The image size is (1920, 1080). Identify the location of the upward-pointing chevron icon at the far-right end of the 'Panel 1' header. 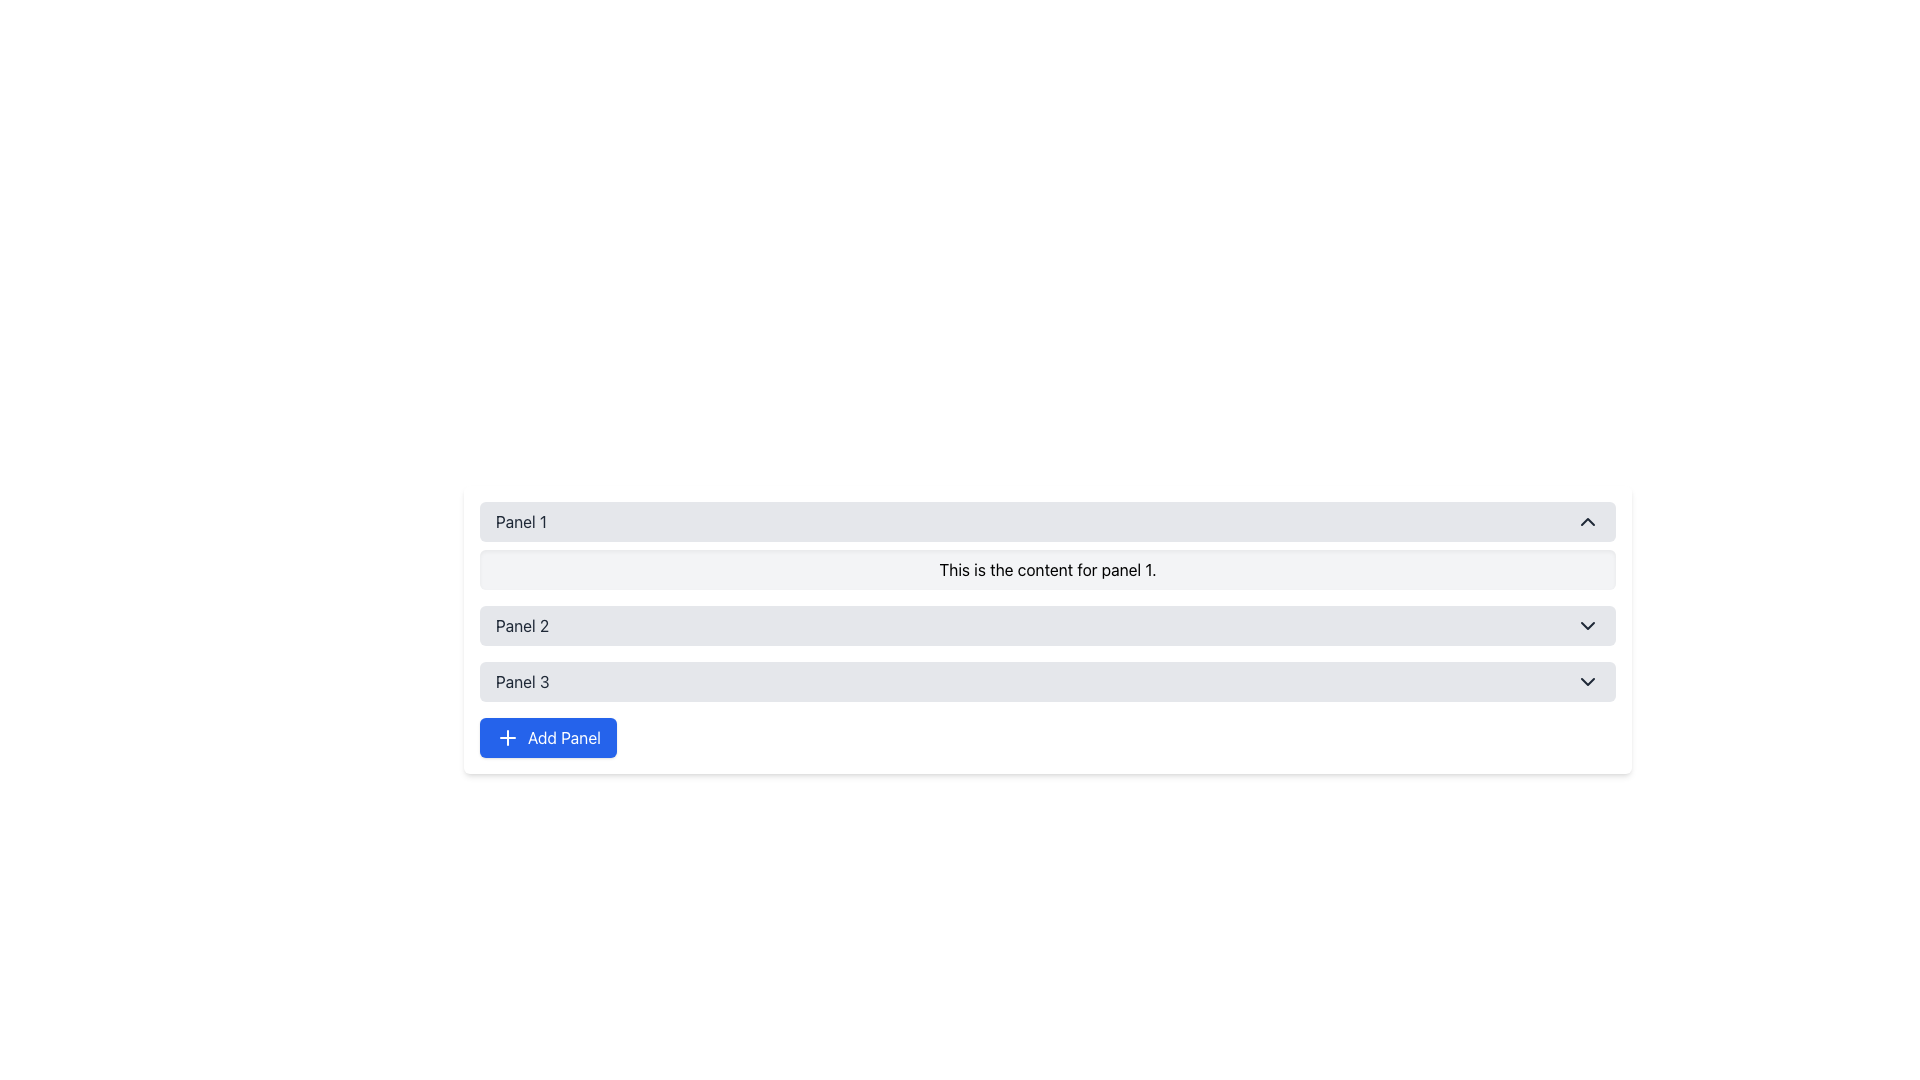
(1587, 520).